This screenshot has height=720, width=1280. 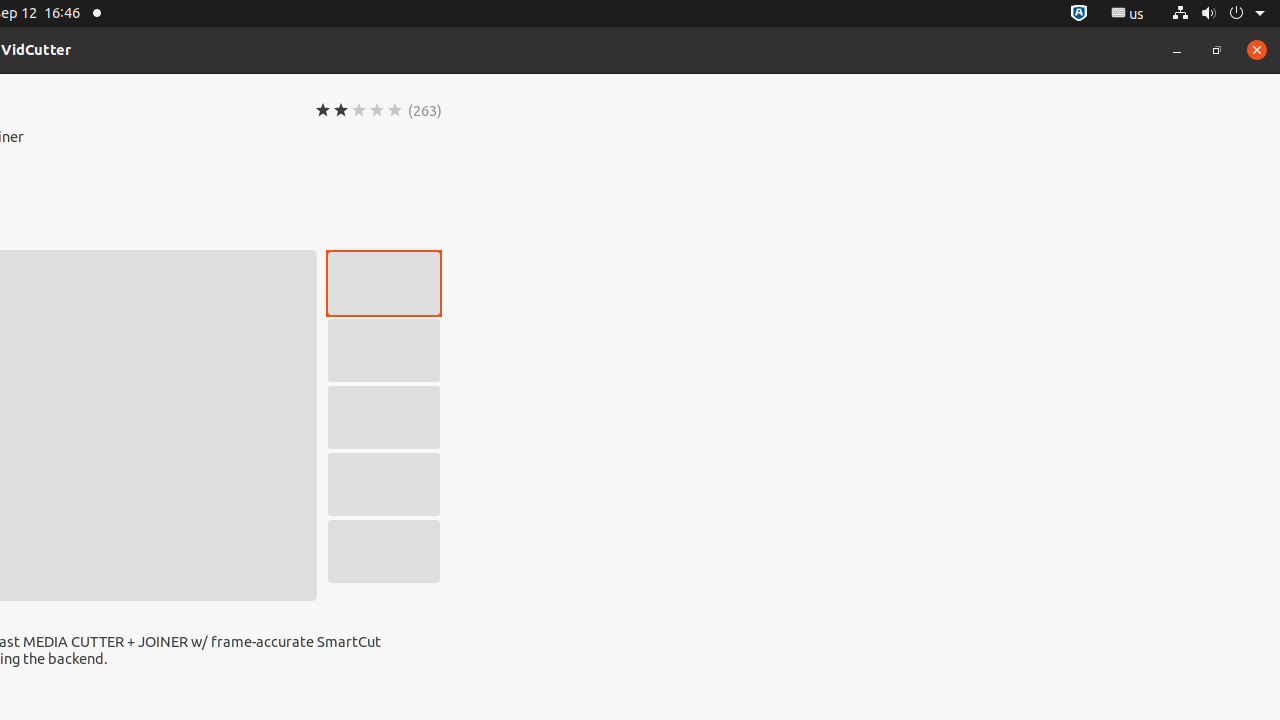 I want to click on 'Minimize', so click(x=1176, y=48).